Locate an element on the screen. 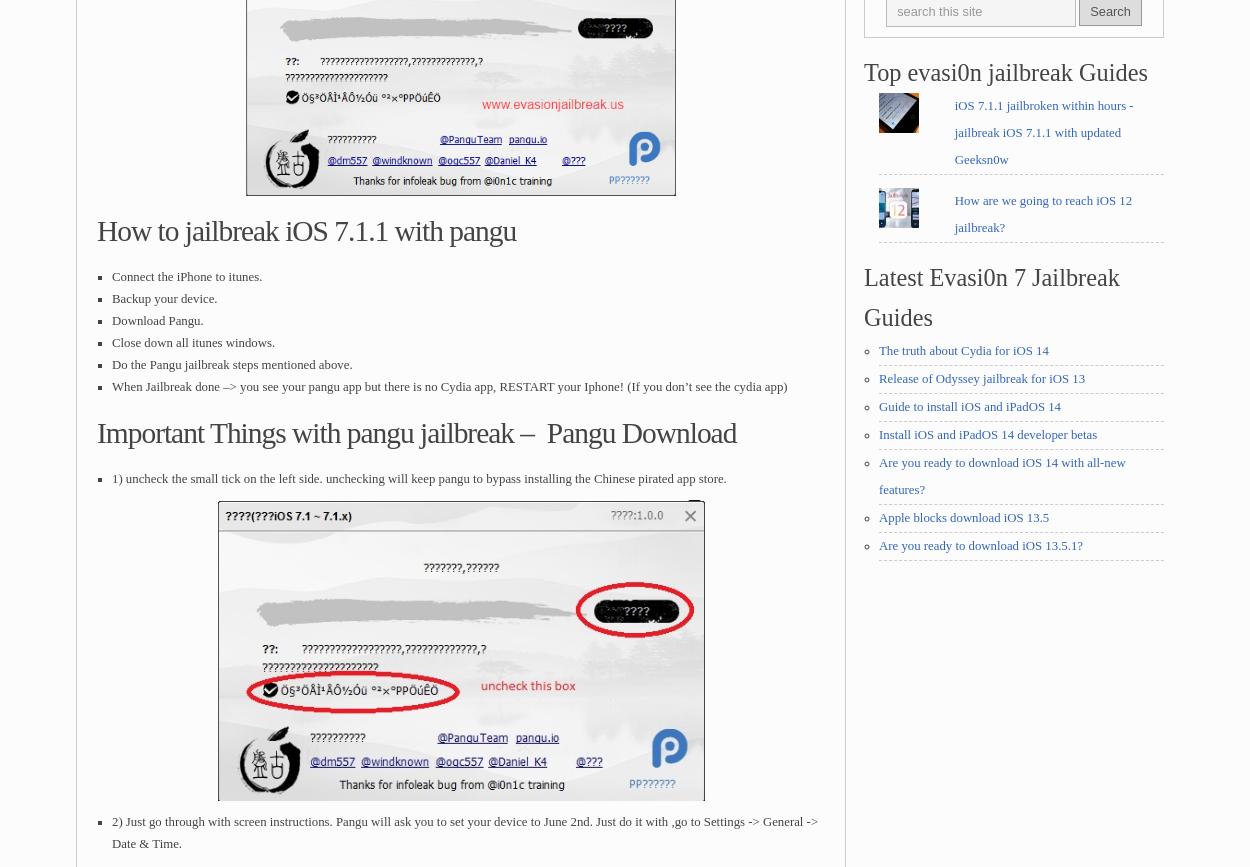 The width and height of the screenshot is (1250, 867). 'Guide to install iOS and iPadOS 14' is located at coordinates (879, 406).